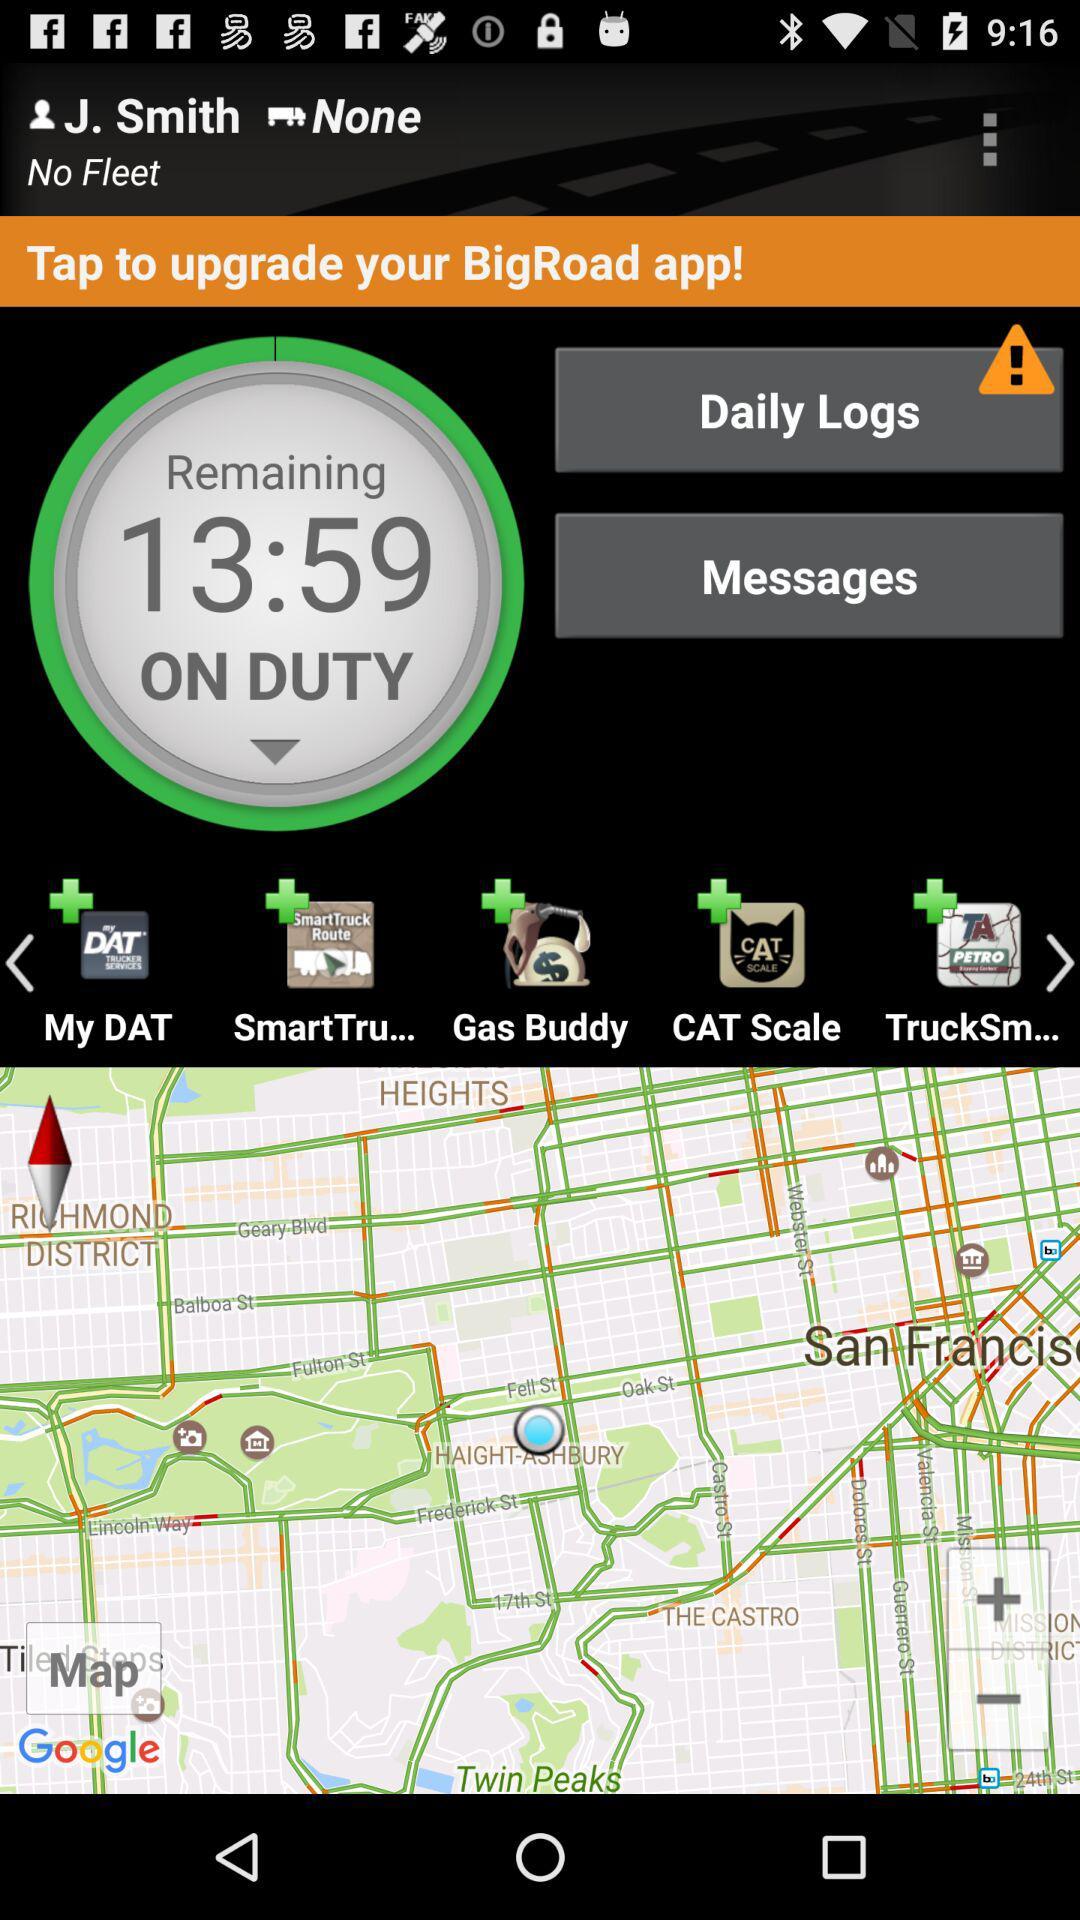 The image size is (1080, 1920). What do you see at coordinates (998, 1595) in the screenshot?
I see `zoom` at bounding box center [998, 1595].